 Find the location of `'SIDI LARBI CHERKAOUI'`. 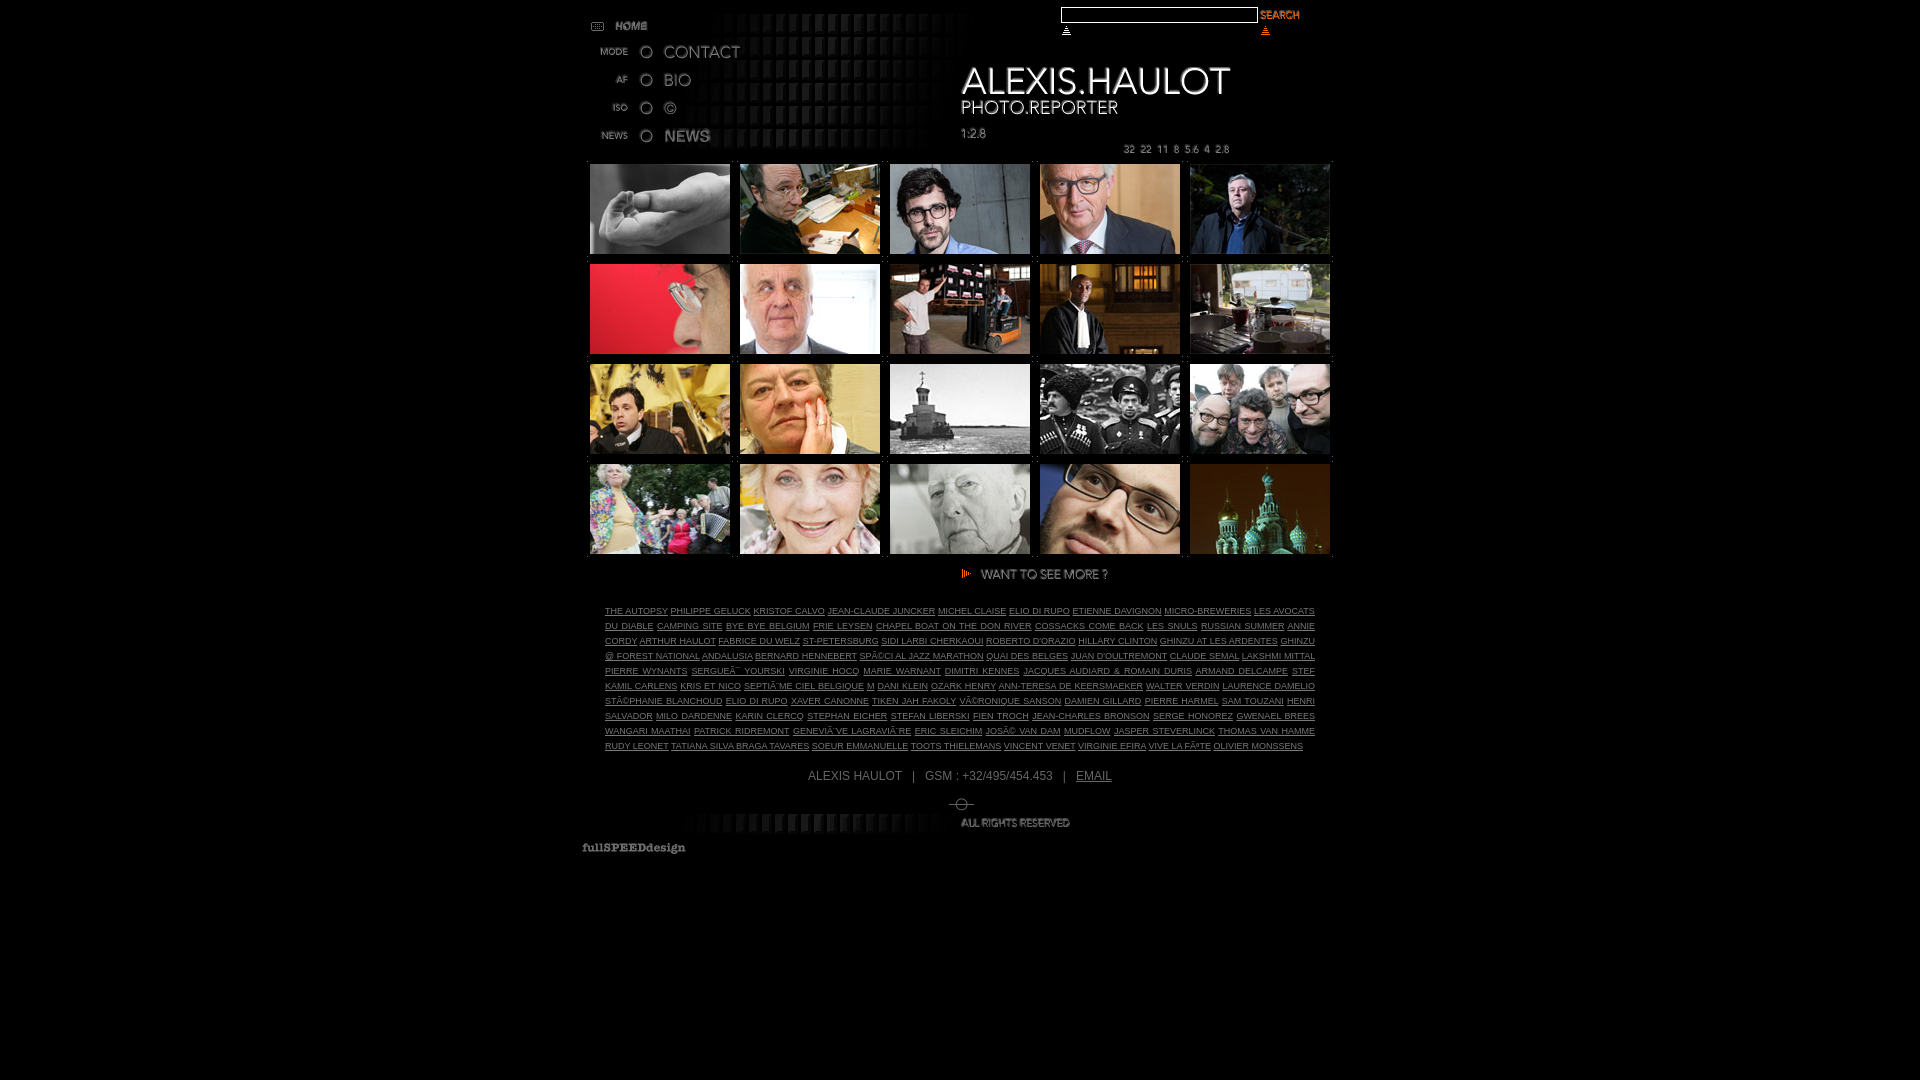

'SIDI LARBI CHERKAOUI' is located at coordinates (930, 640).